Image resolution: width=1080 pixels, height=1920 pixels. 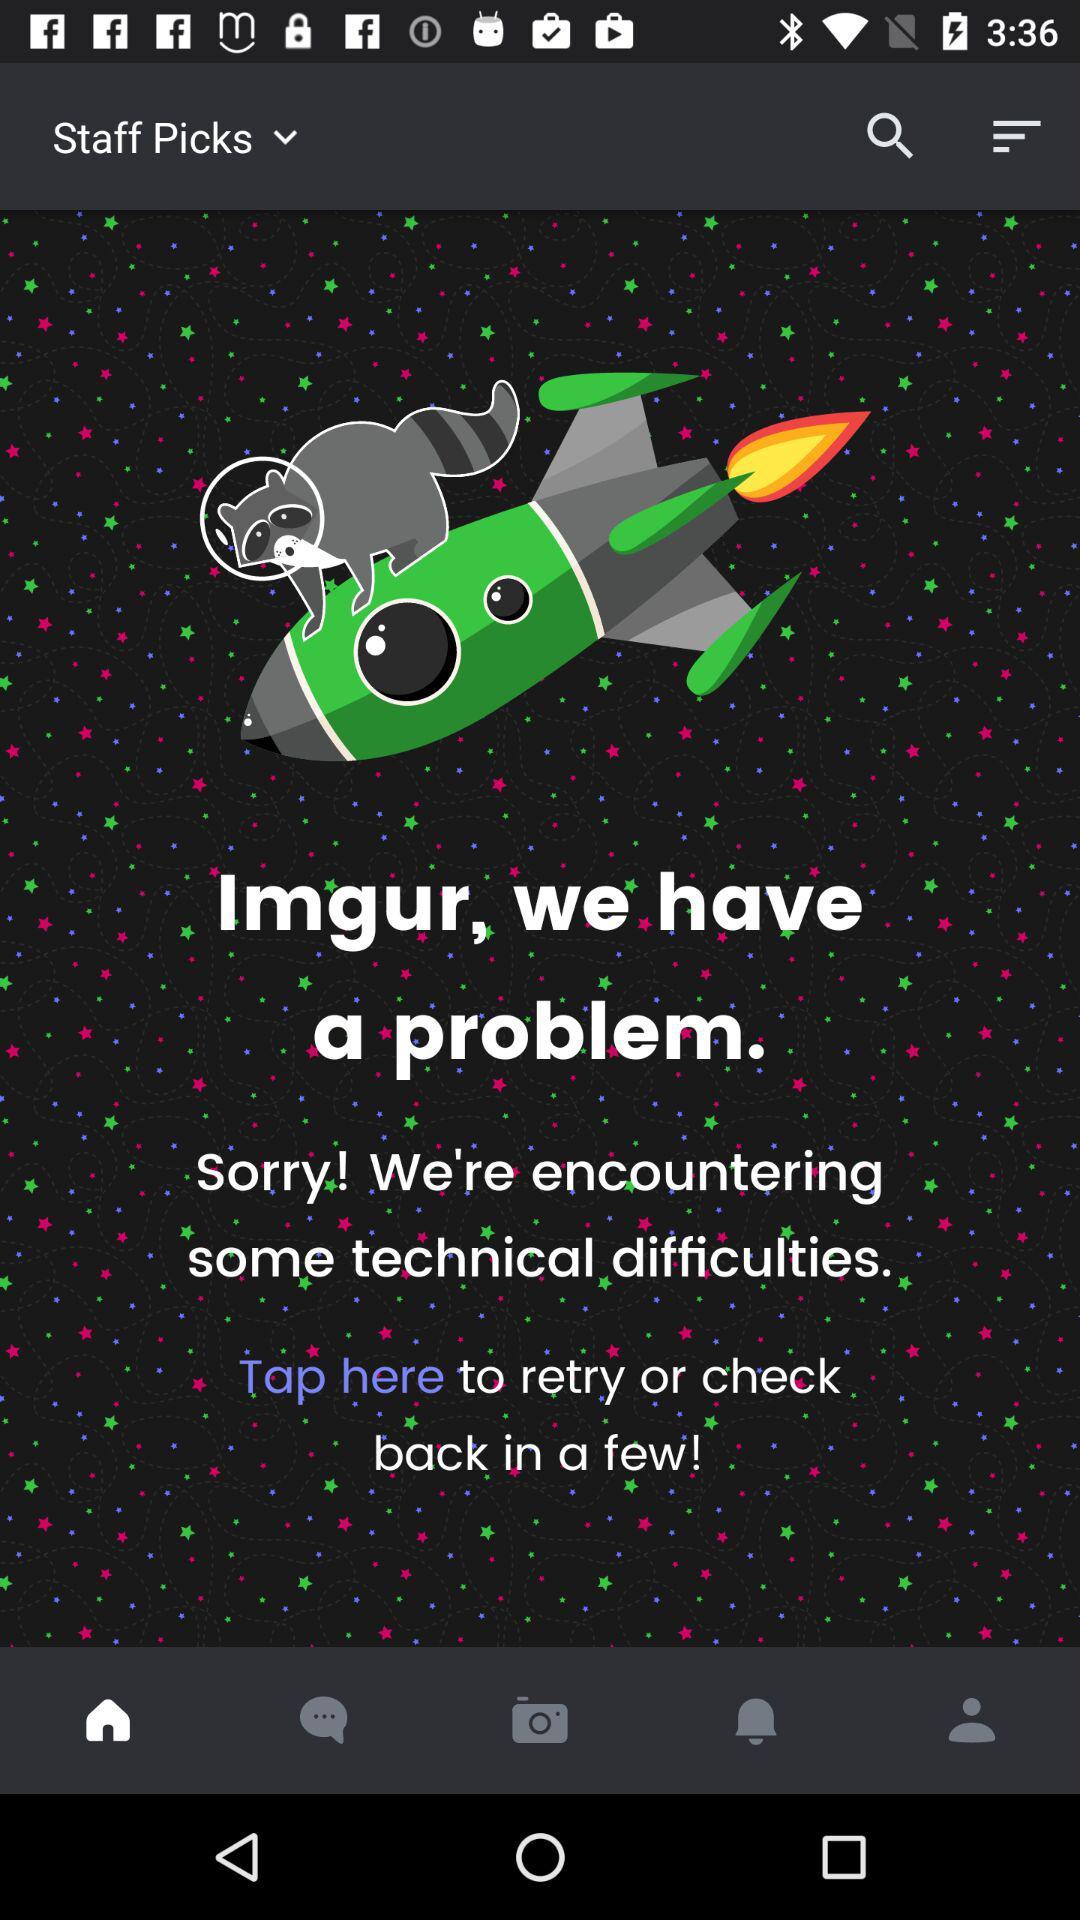 What do you see at coordinates (108, 1719) in the screenshot?
I see `the home icon` at bounding box center [108, 1719].